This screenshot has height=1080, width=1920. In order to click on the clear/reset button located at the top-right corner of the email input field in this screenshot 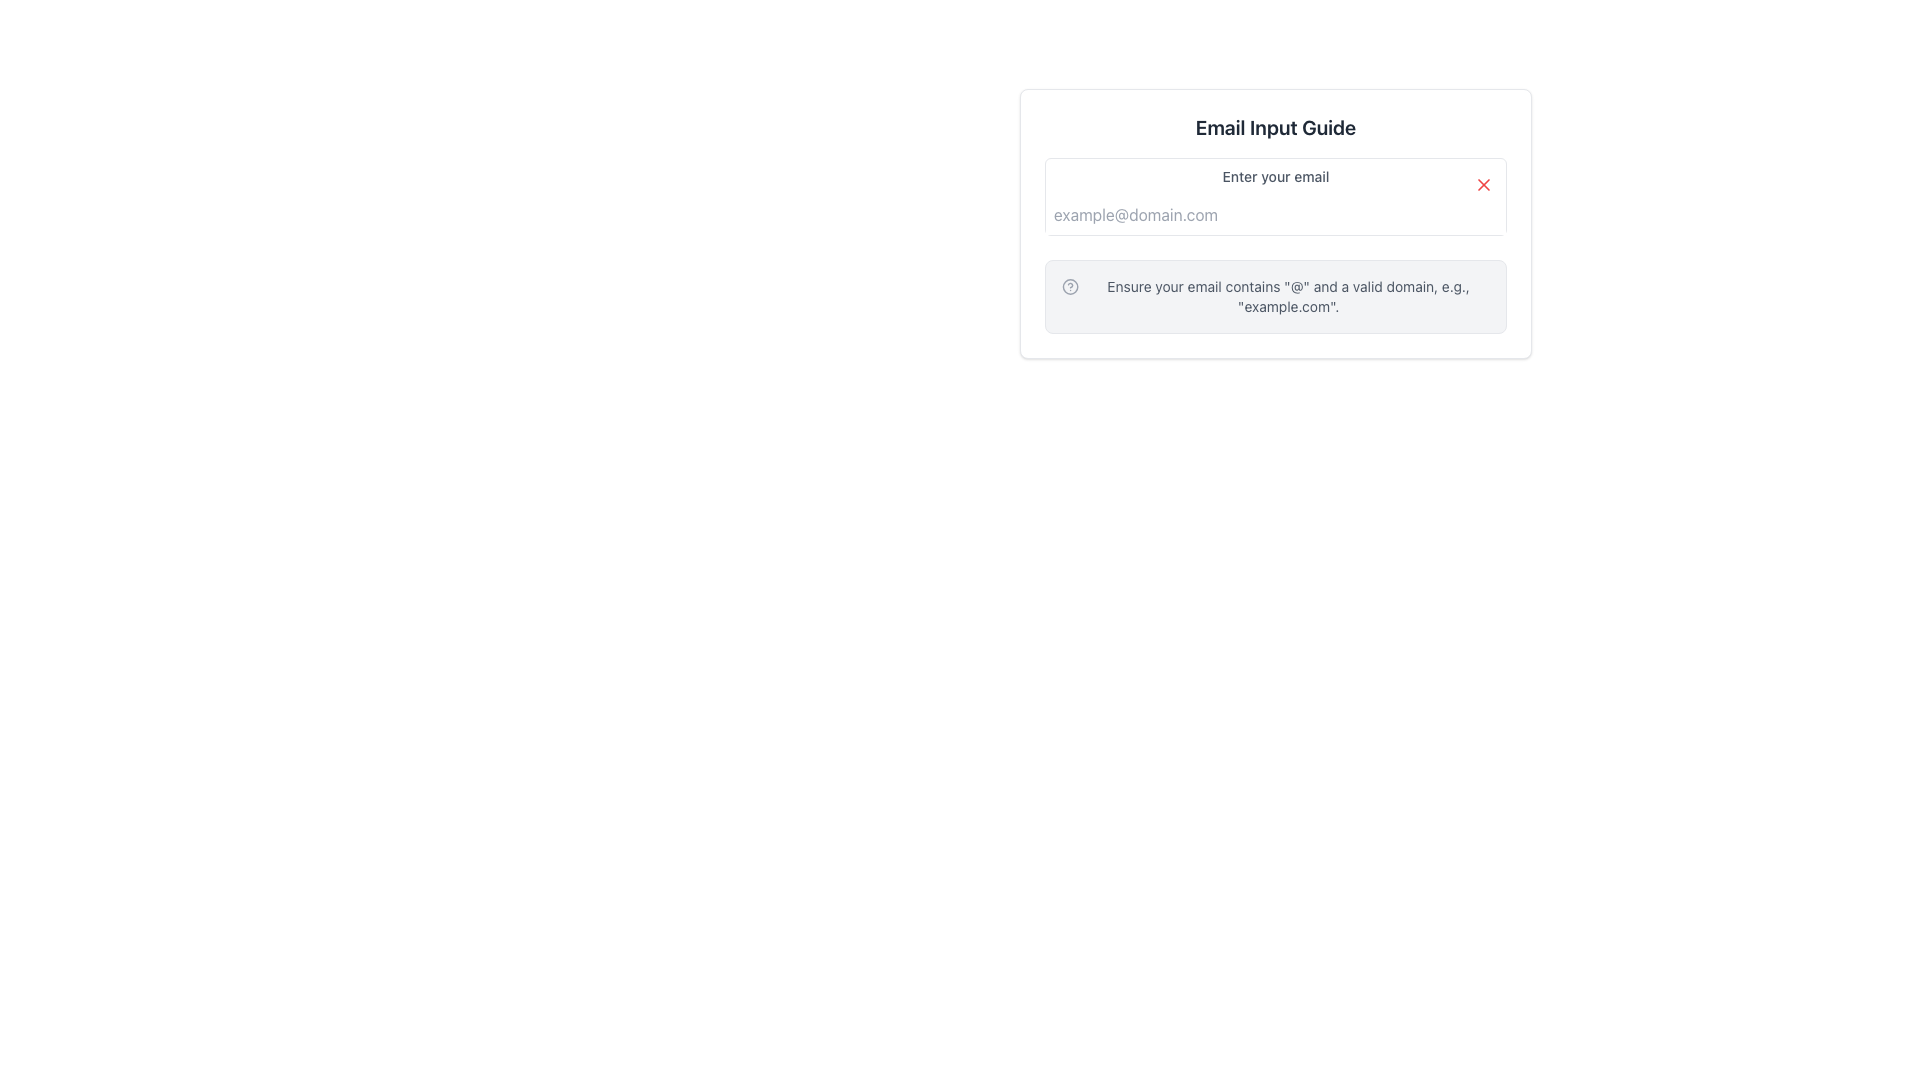, I will do `click(1483, 185)`.